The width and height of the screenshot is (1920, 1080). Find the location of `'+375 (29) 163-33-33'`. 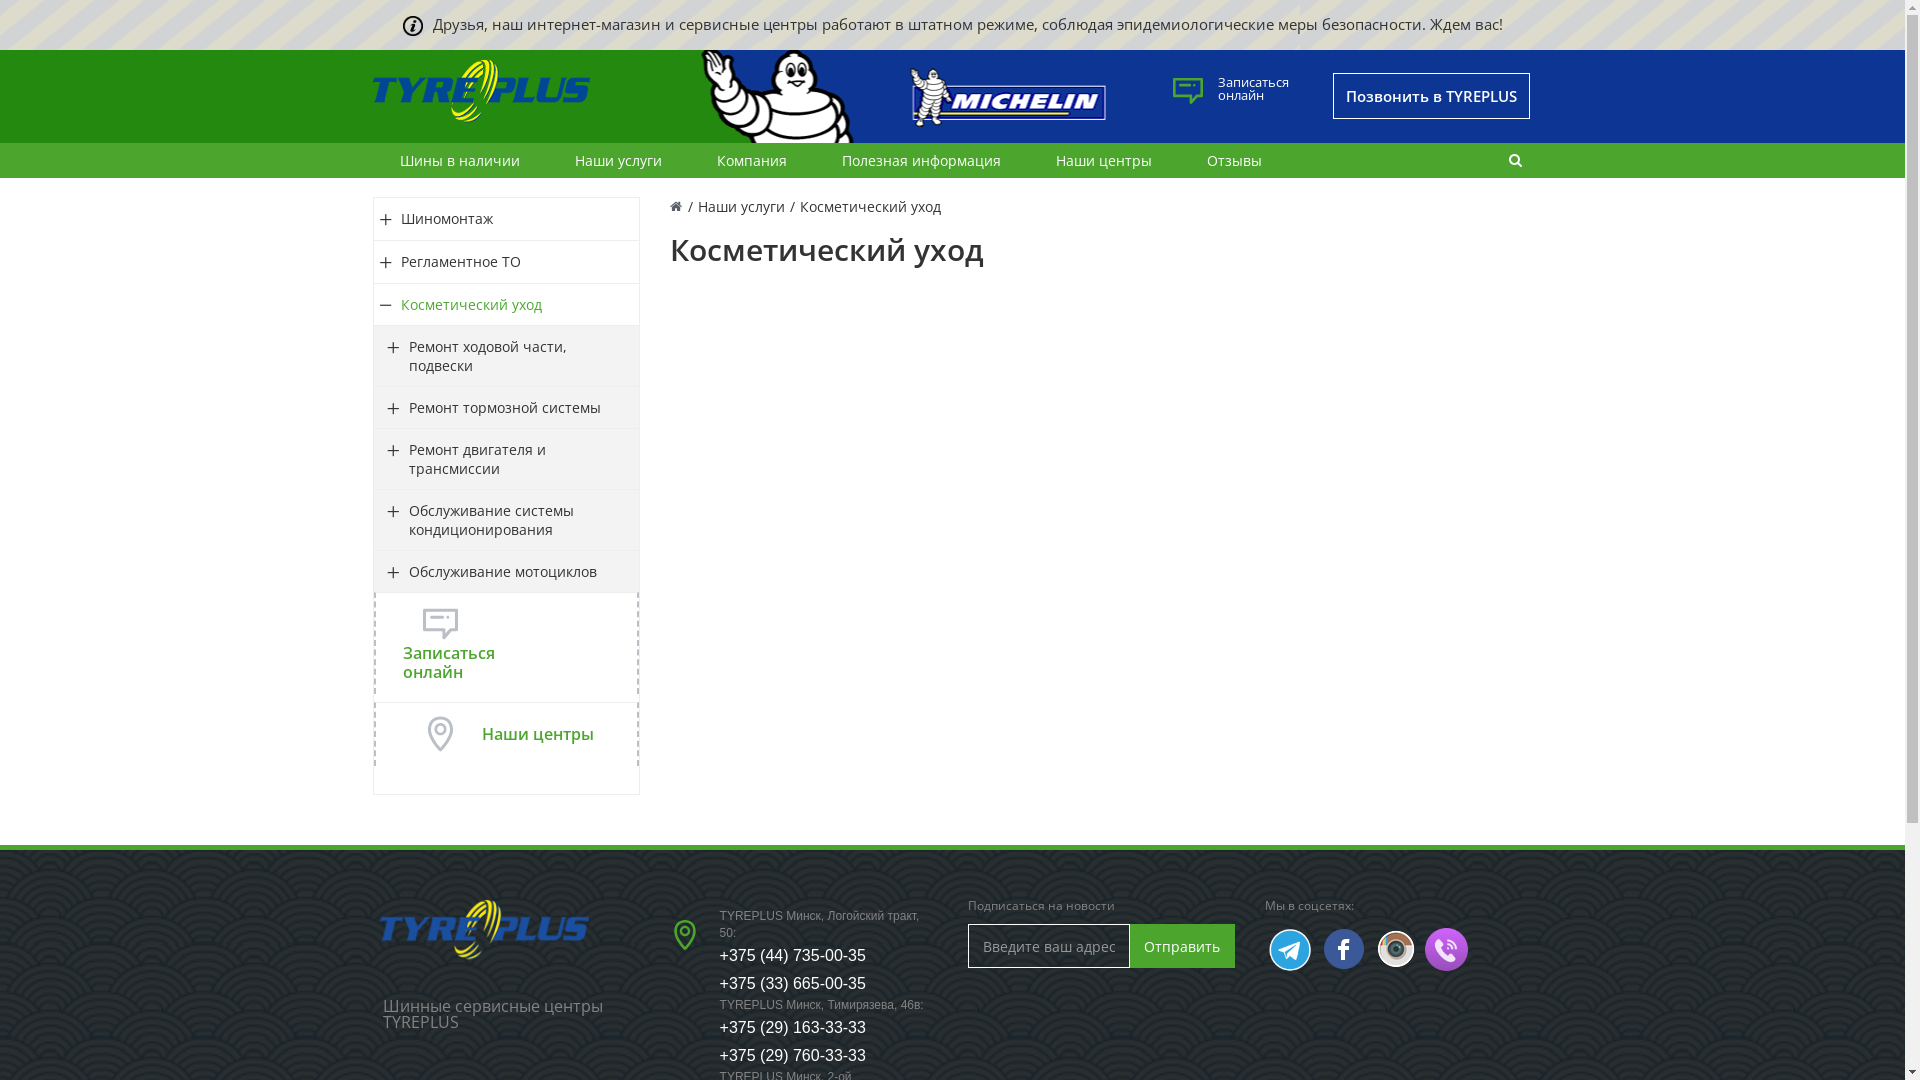

'+375 (29) 163-33-33' is located at coordinates (791, 1027).